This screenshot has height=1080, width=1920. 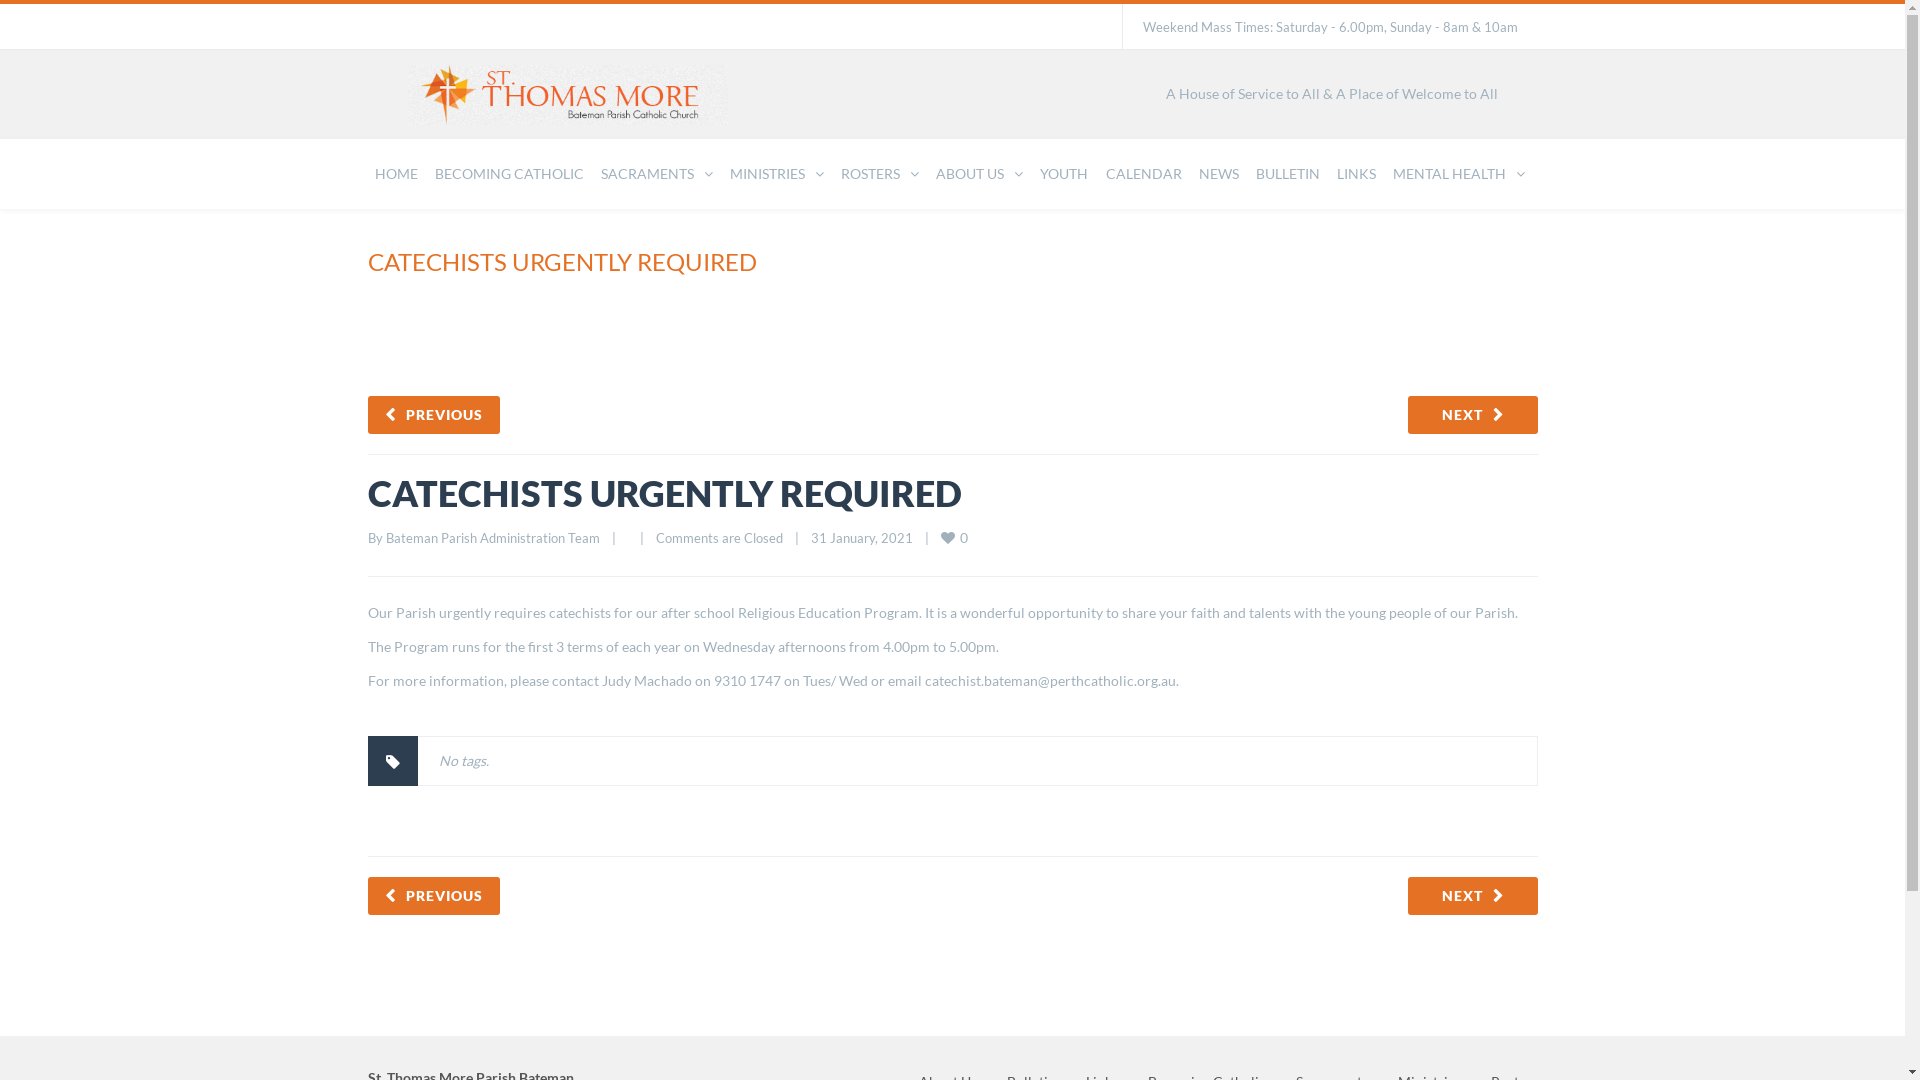 I want to click on 'LINKS', so click(x=1356, y=172).